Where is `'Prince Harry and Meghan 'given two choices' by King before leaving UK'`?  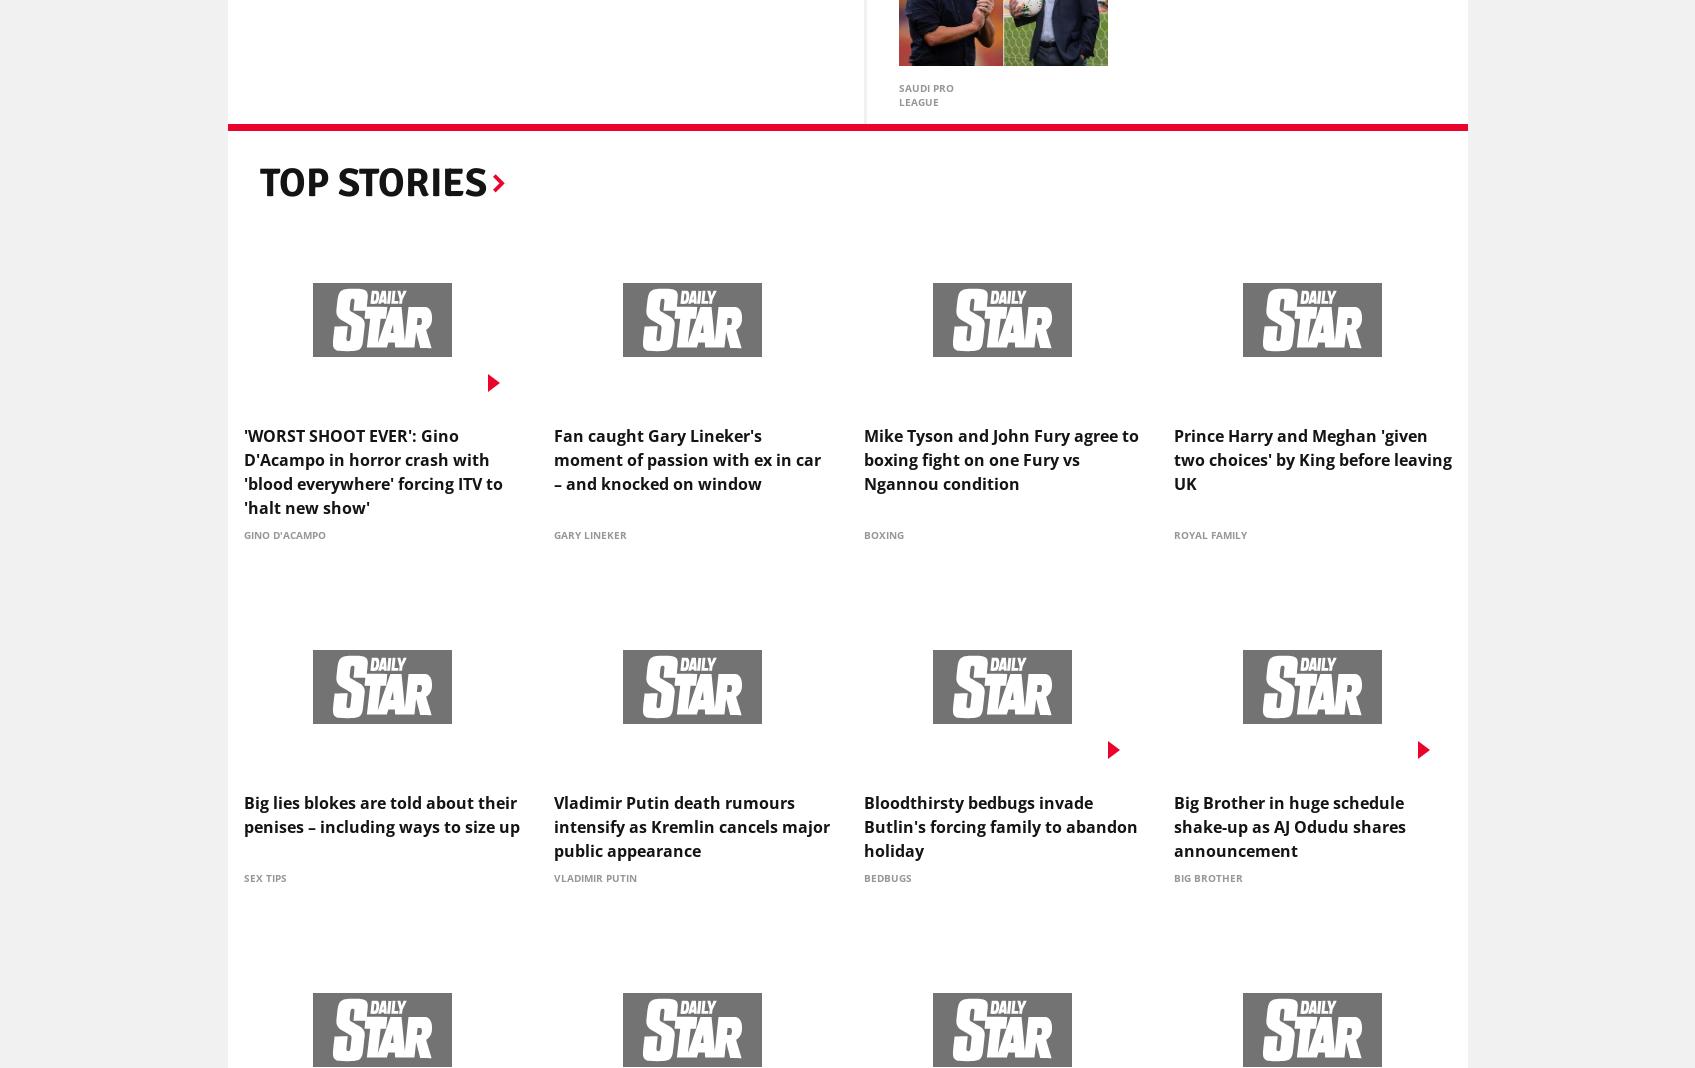 'Prince Harry and Meghan 'given two choices' by King before leaving UK' is located at coordinates (1311, 465).